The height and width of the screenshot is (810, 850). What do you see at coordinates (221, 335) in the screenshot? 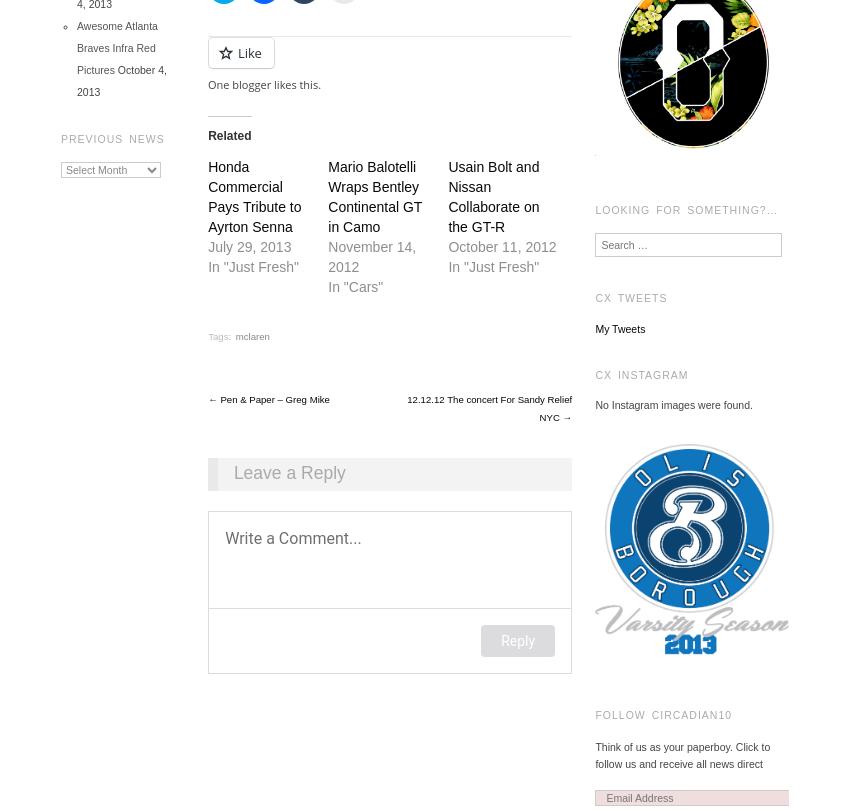
I see `'Tags:'` at bounding box center [221, 335].